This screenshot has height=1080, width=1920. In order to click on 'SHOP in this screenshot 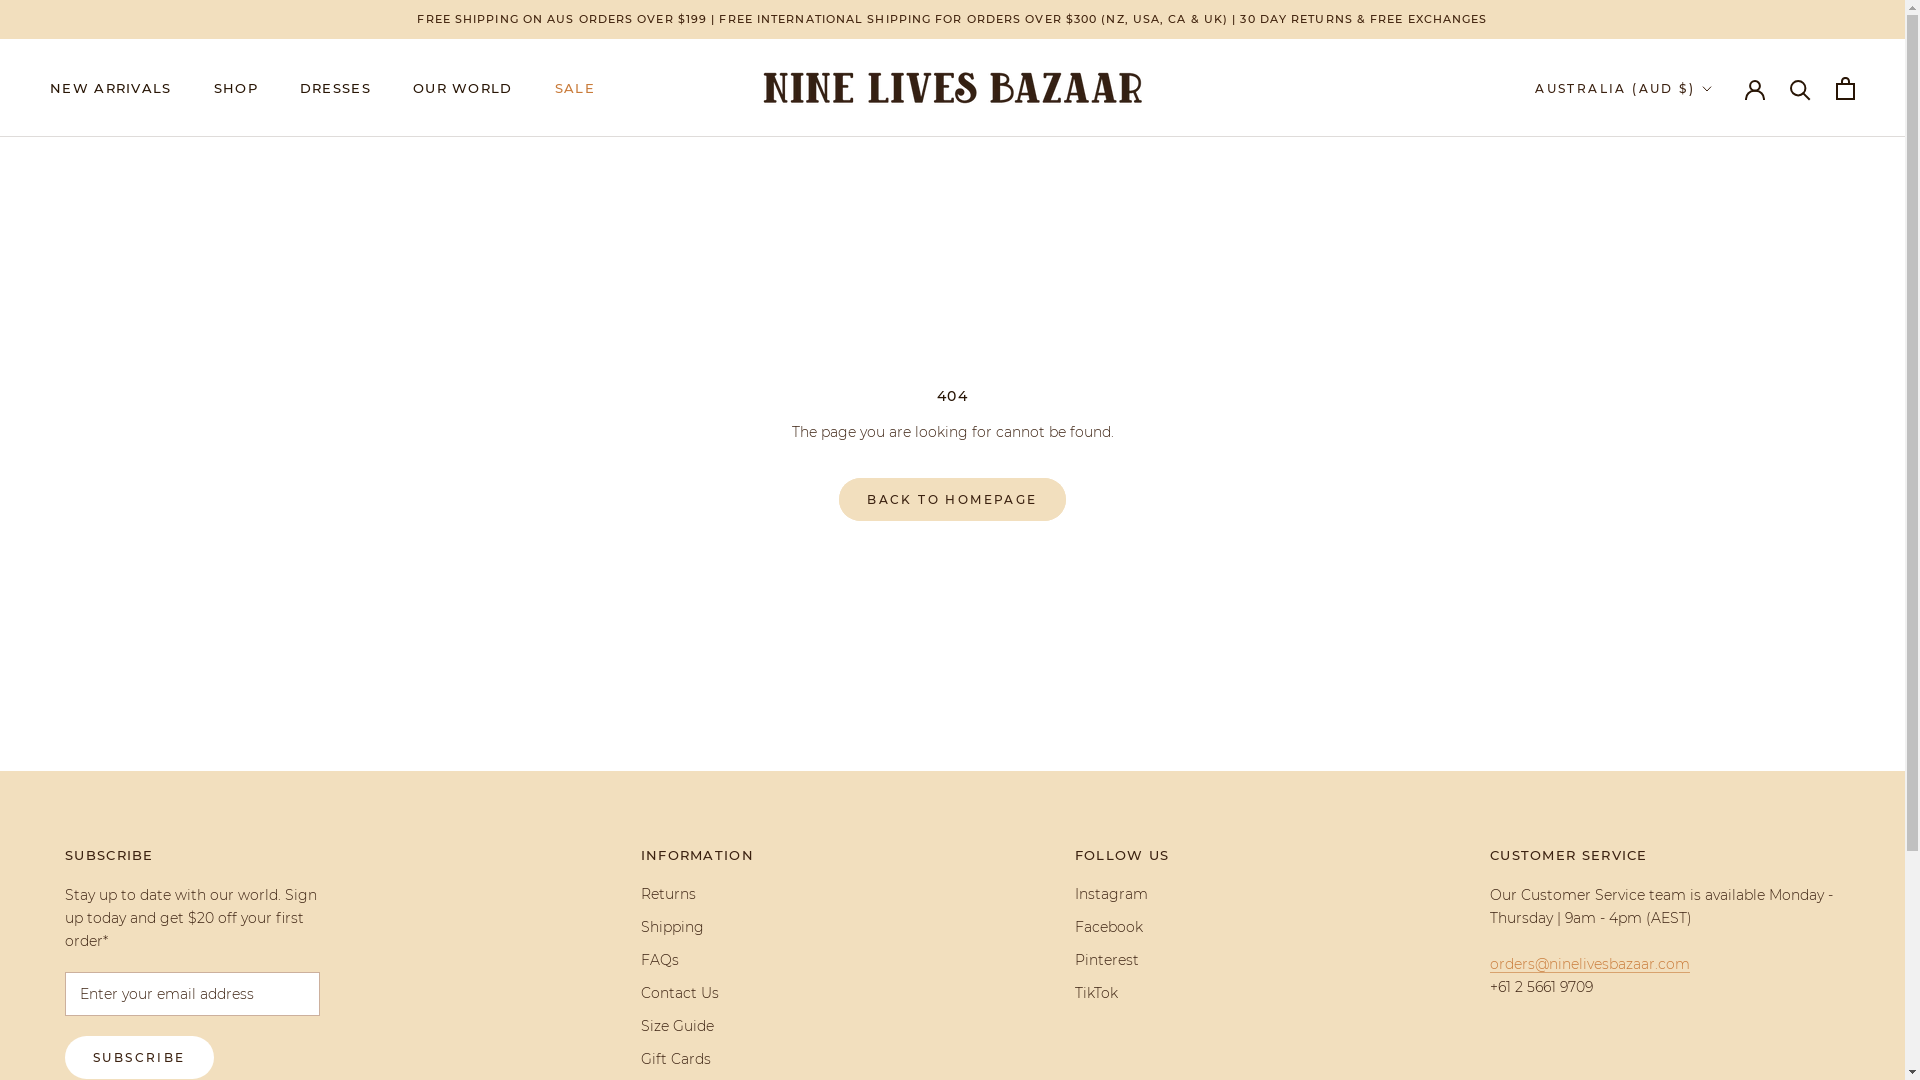, I will do `click(235, 87)`.